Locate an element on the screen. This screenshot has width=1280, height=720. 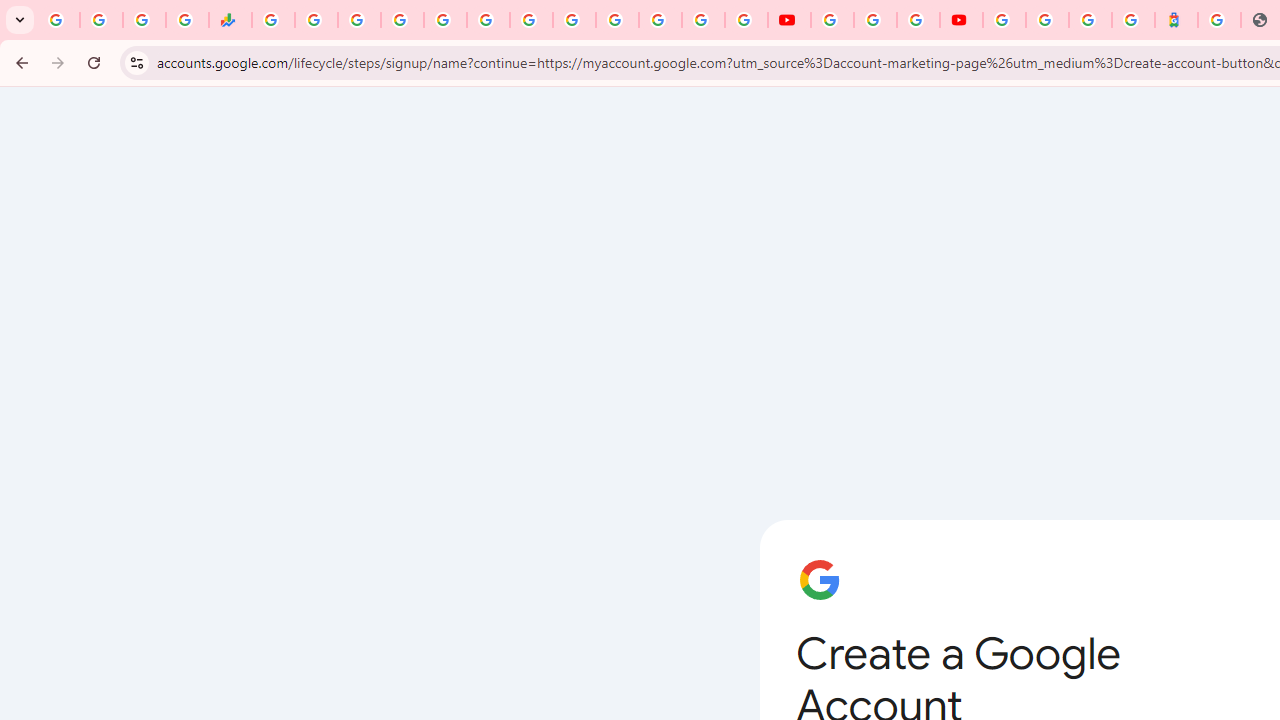
'Privacy Checkup' is located at coordinates (745, 20).